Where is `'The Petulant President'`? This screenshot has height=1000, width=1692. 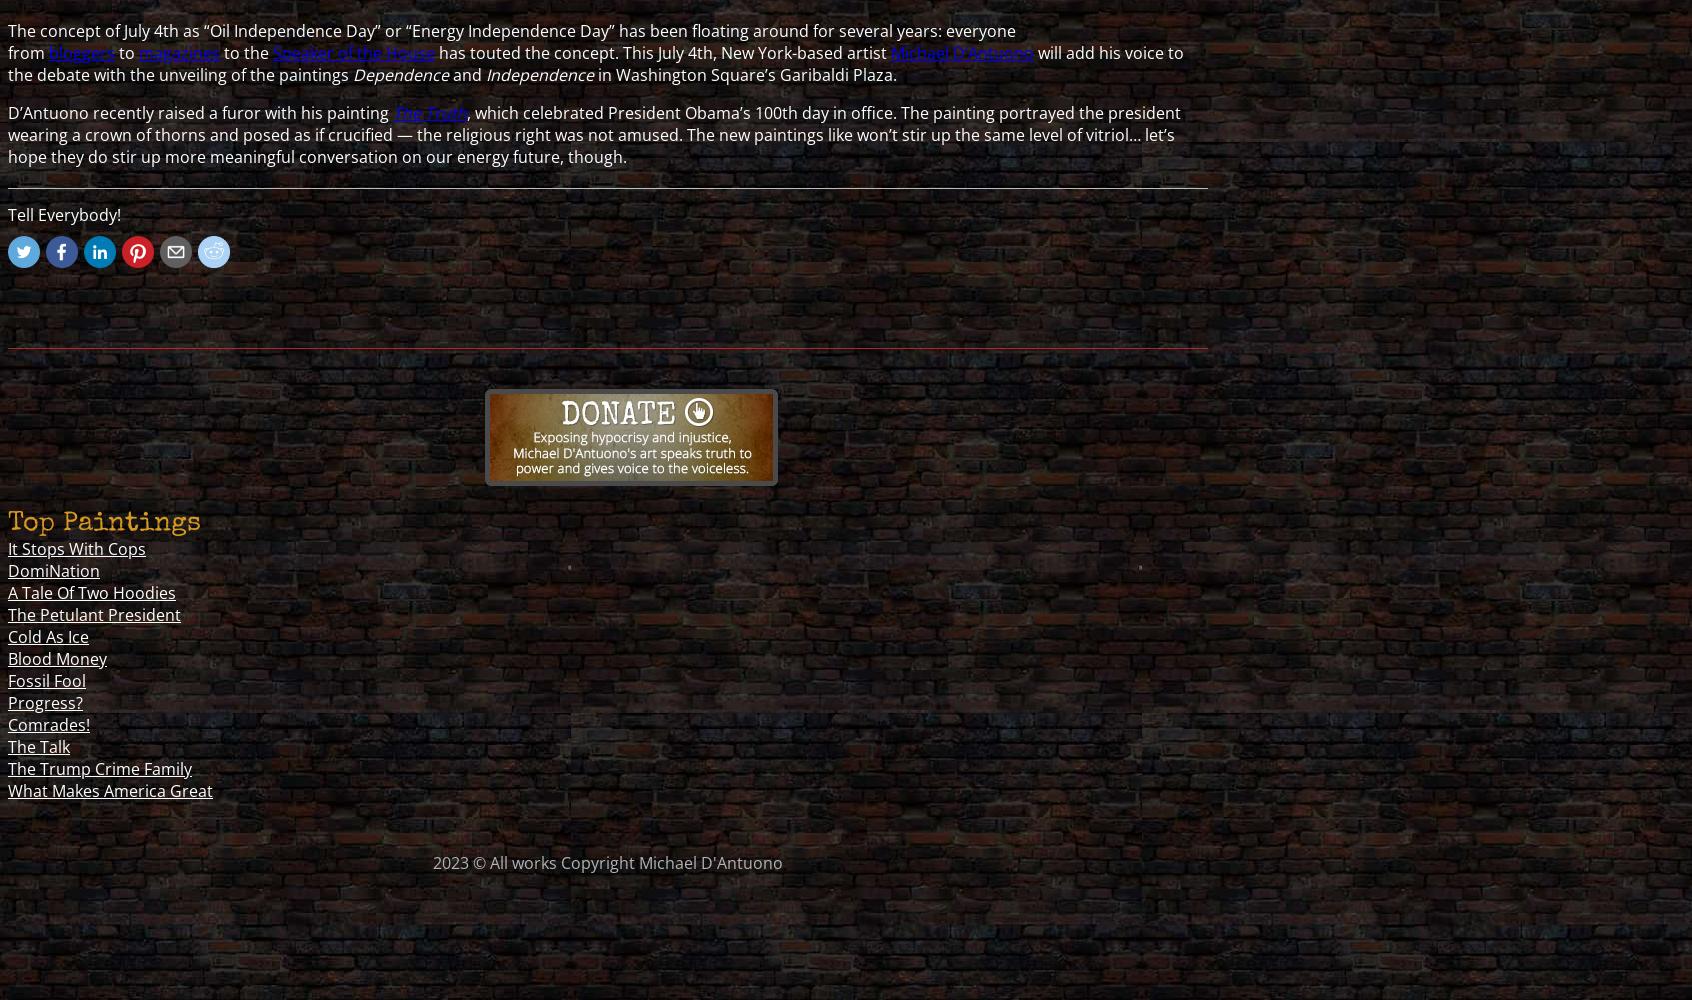
'The Petulant President' is located at coordinates (94, 613).